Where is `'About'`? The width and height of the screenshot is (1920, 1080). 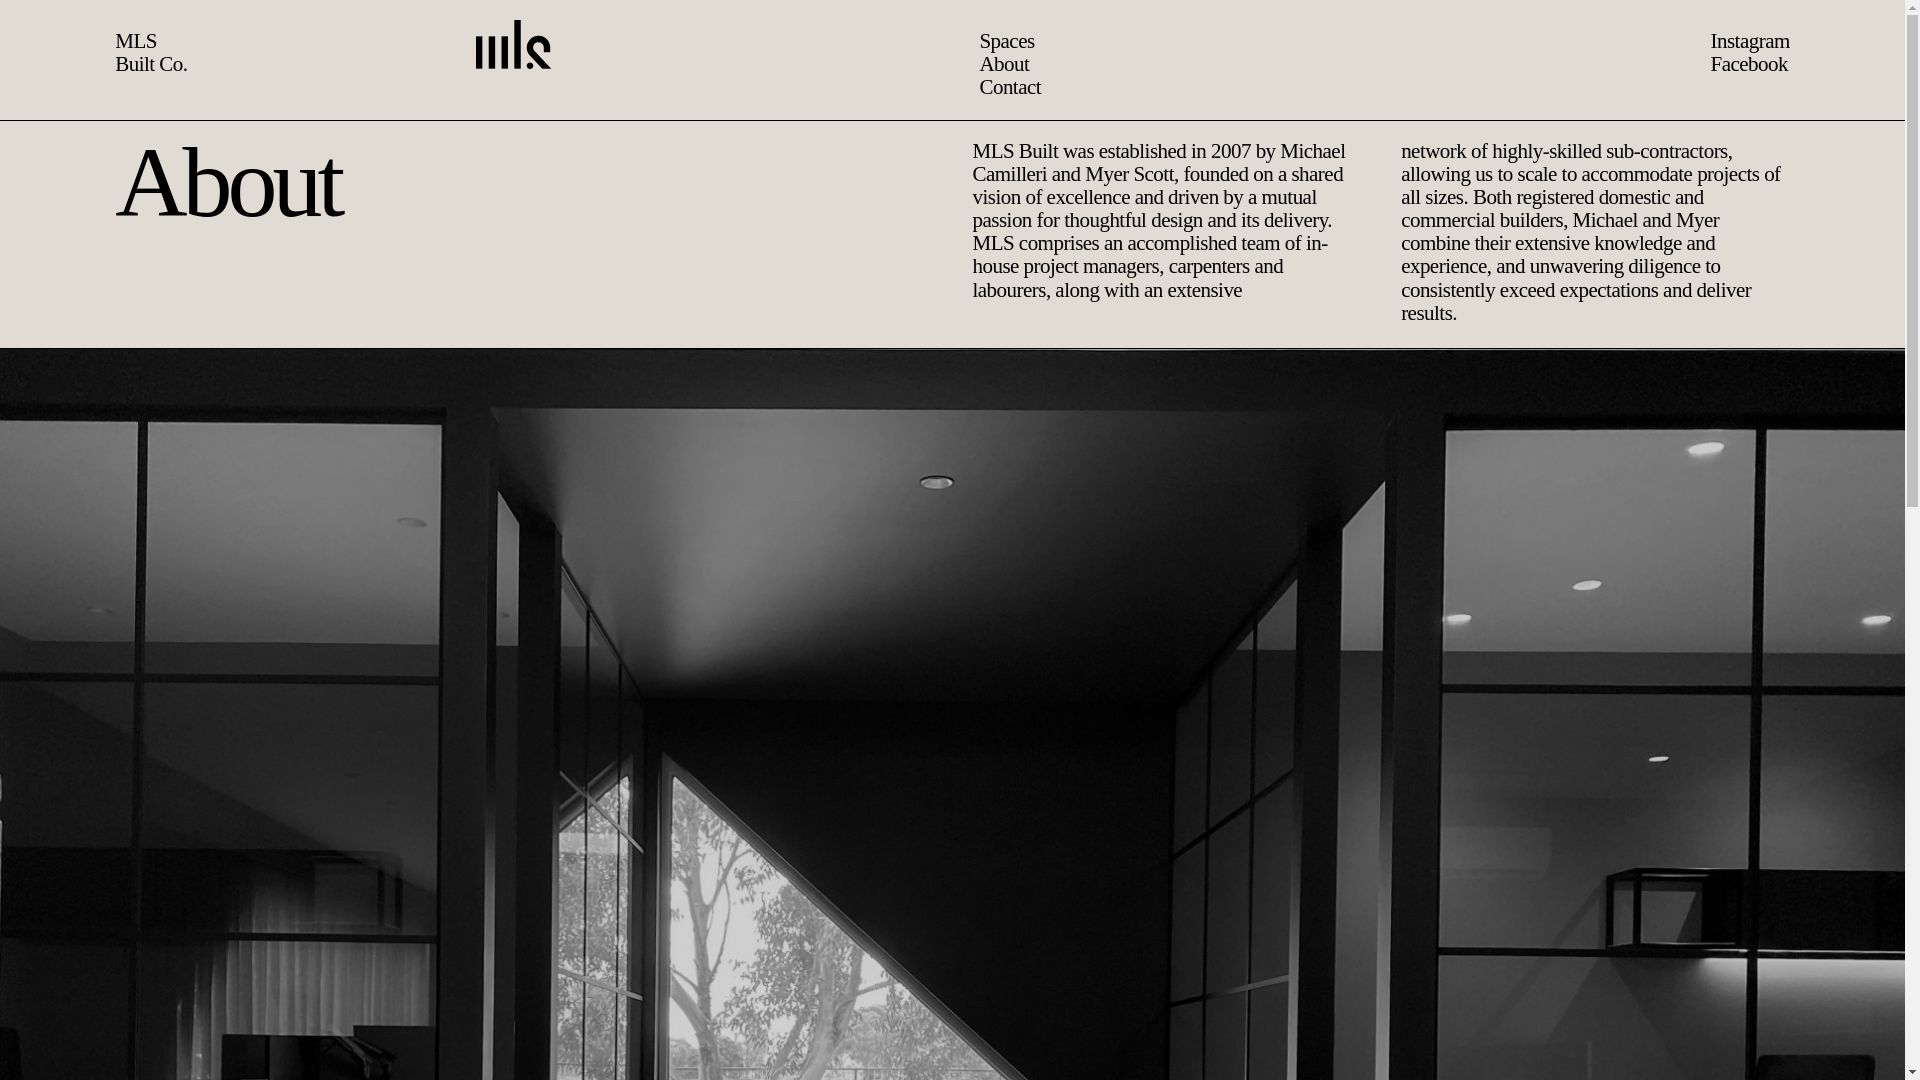 'About' is located at coordinates (945, 63).